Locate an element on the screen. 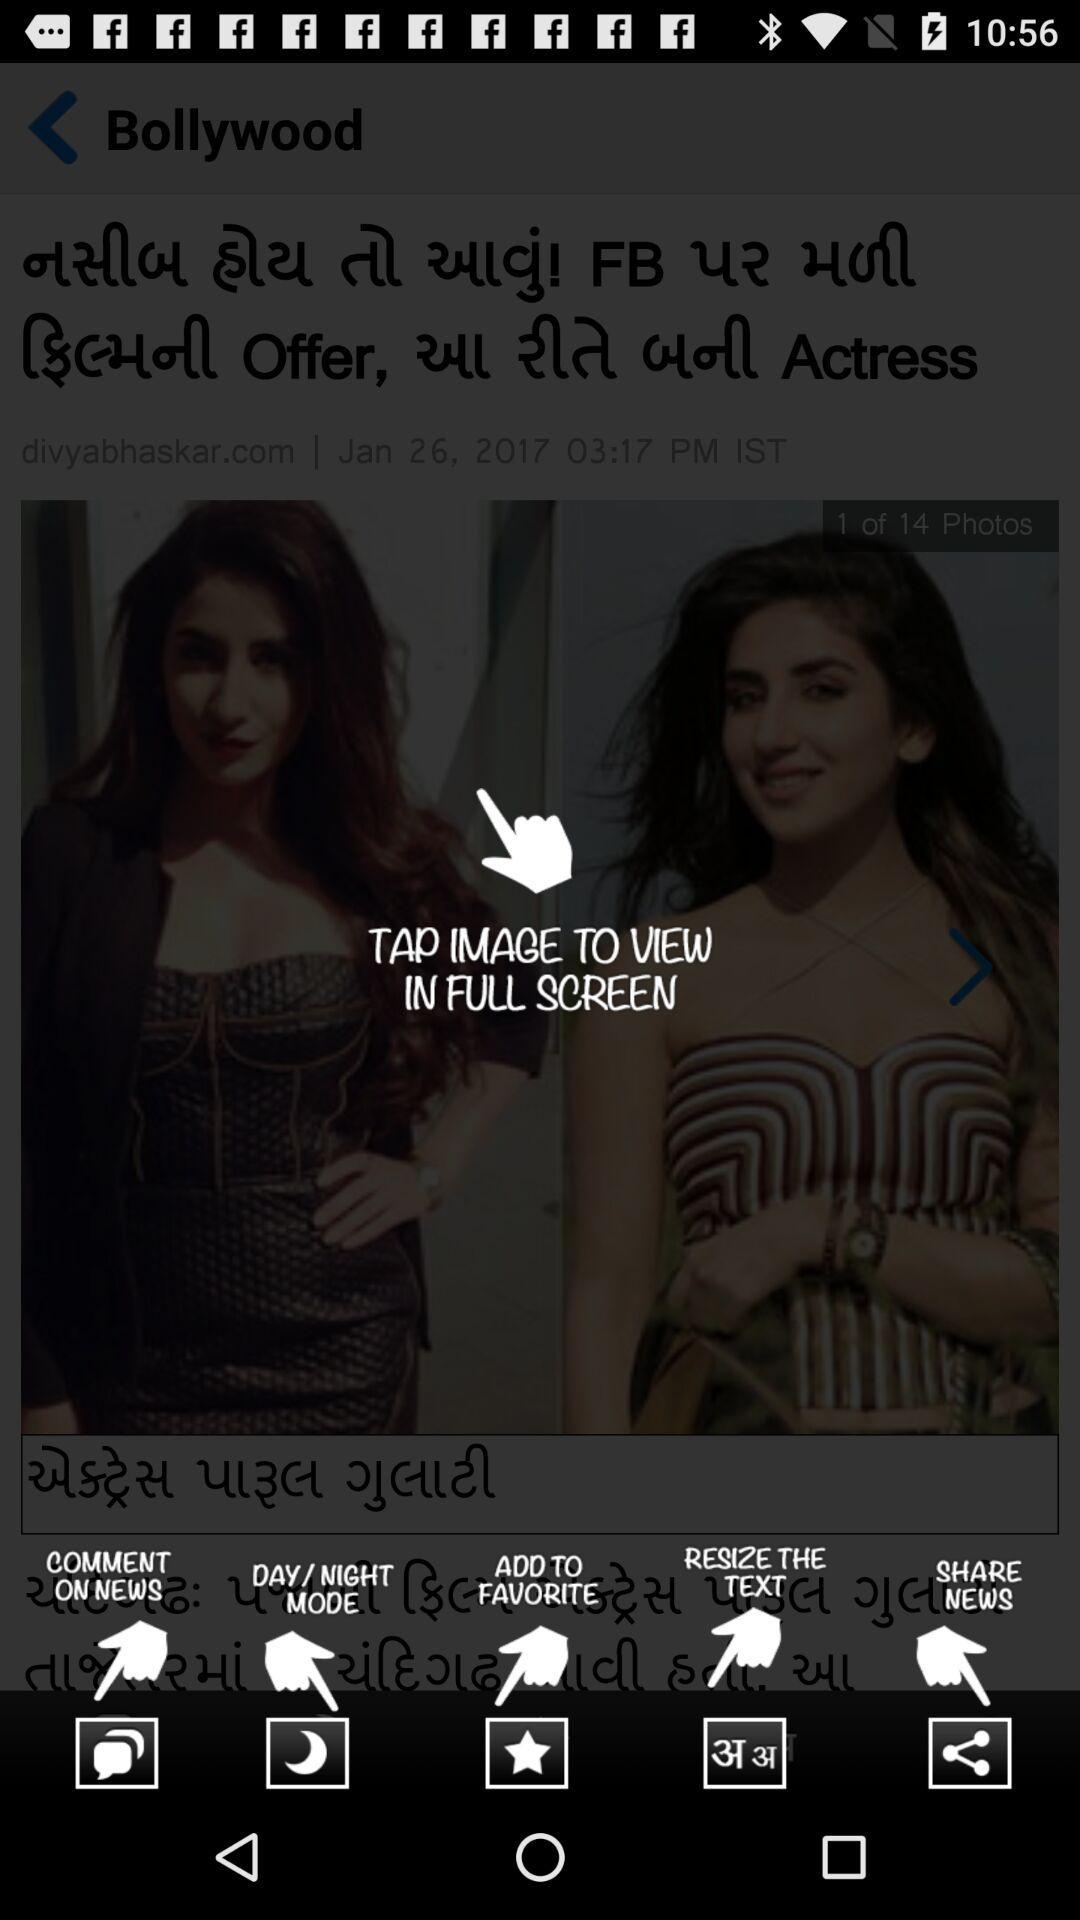 This screenshot has width=1080, height=1920. share page is located at coordinates (971, 1669).